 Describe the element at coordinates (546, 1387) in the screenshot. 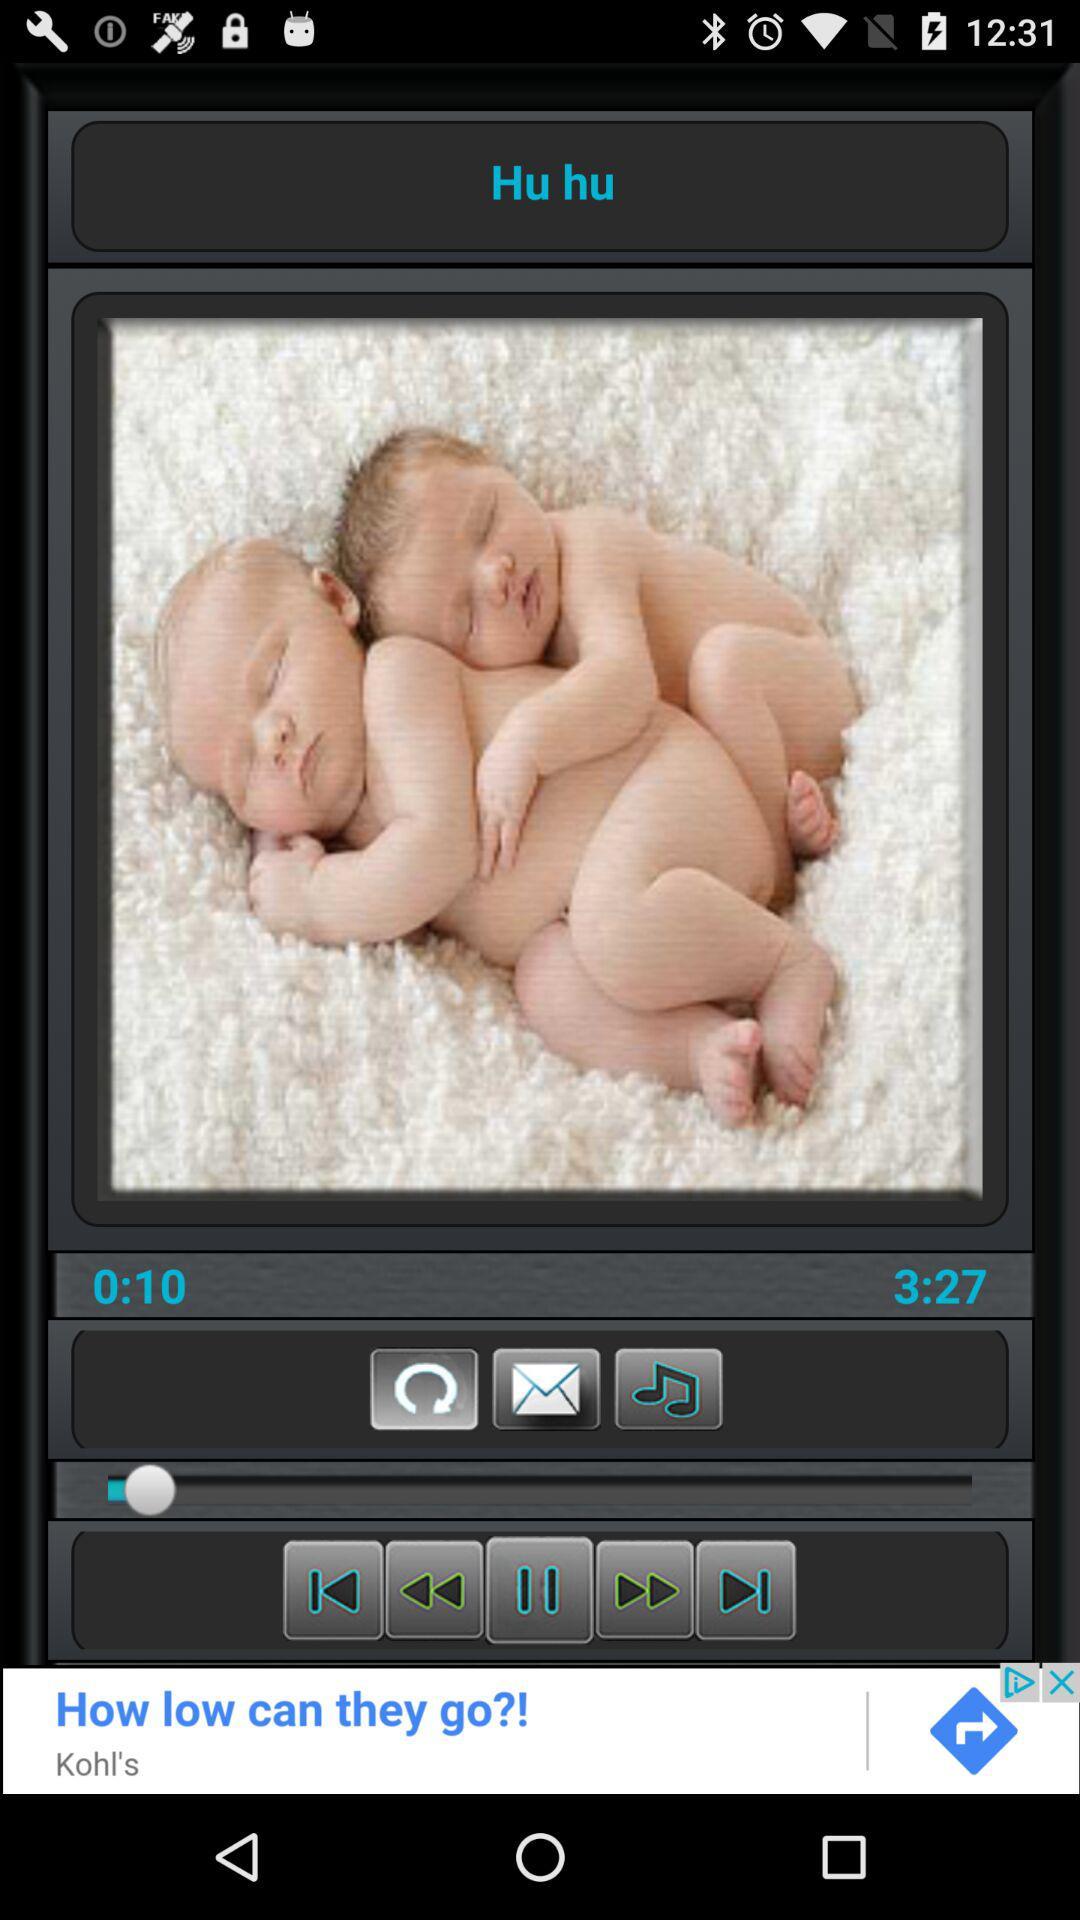

I see `share through email` at that location.